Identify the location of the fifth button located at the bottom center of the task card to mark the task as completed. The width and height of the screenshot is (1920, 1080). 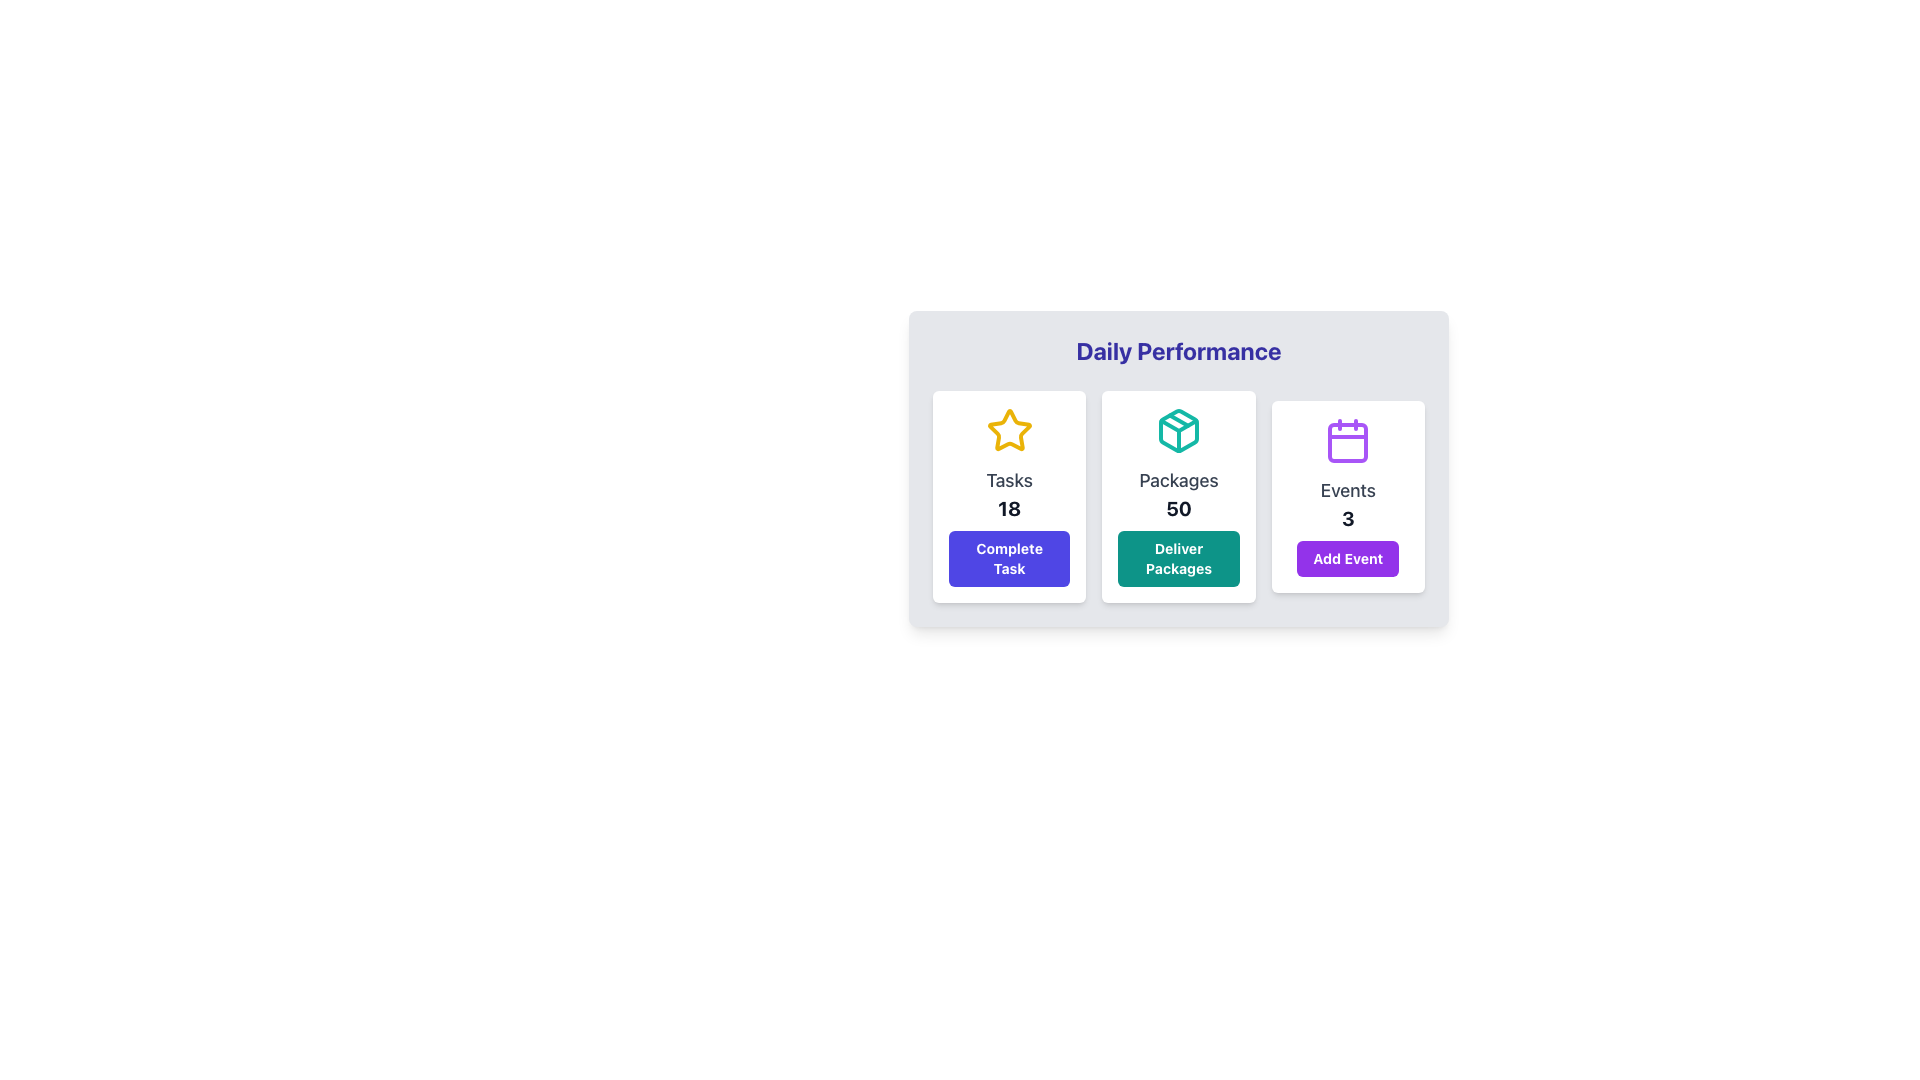
(1009, 559).